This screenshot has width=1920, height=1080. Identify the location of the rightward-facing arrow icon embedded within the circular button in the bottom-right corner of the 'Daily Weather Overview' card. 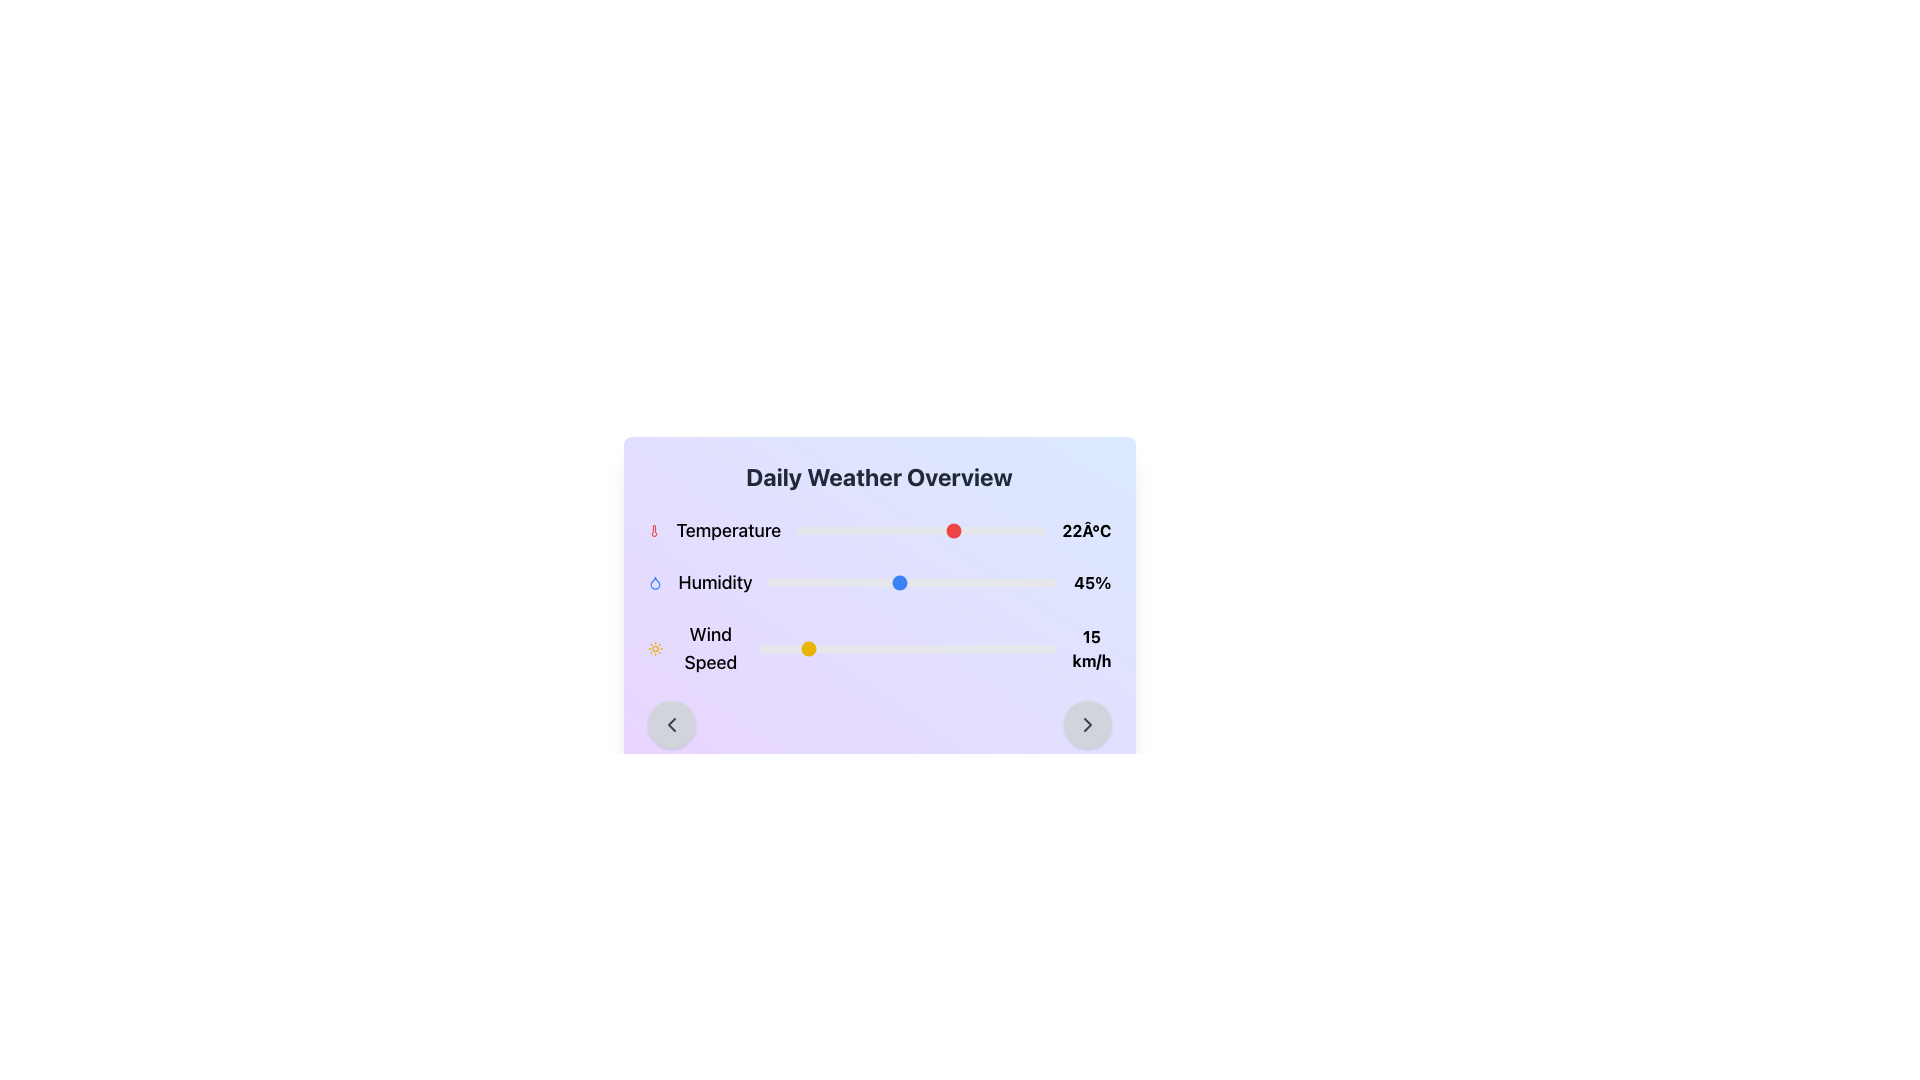
(1086, 725).